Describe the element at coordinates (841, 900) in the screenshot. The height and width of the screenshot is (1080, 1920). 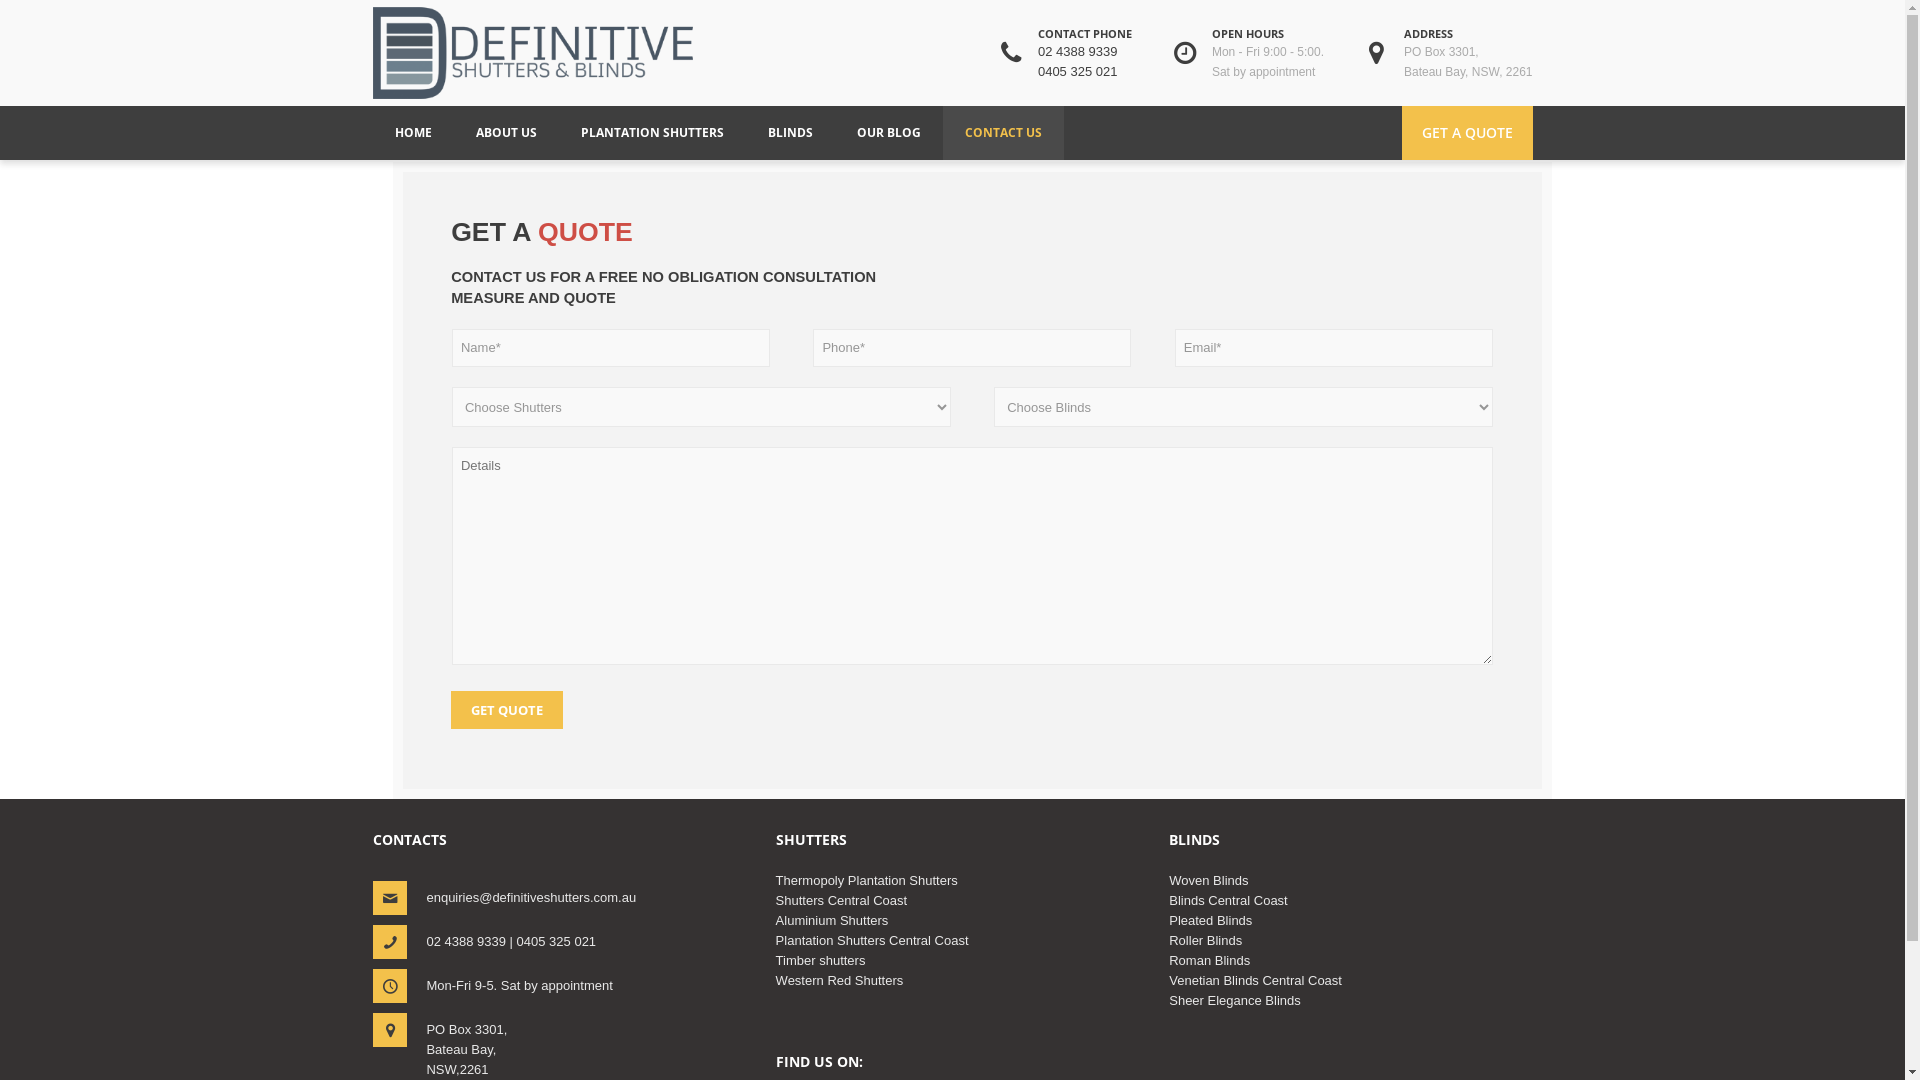
I see `'Shutters Central Coast'` at that location.